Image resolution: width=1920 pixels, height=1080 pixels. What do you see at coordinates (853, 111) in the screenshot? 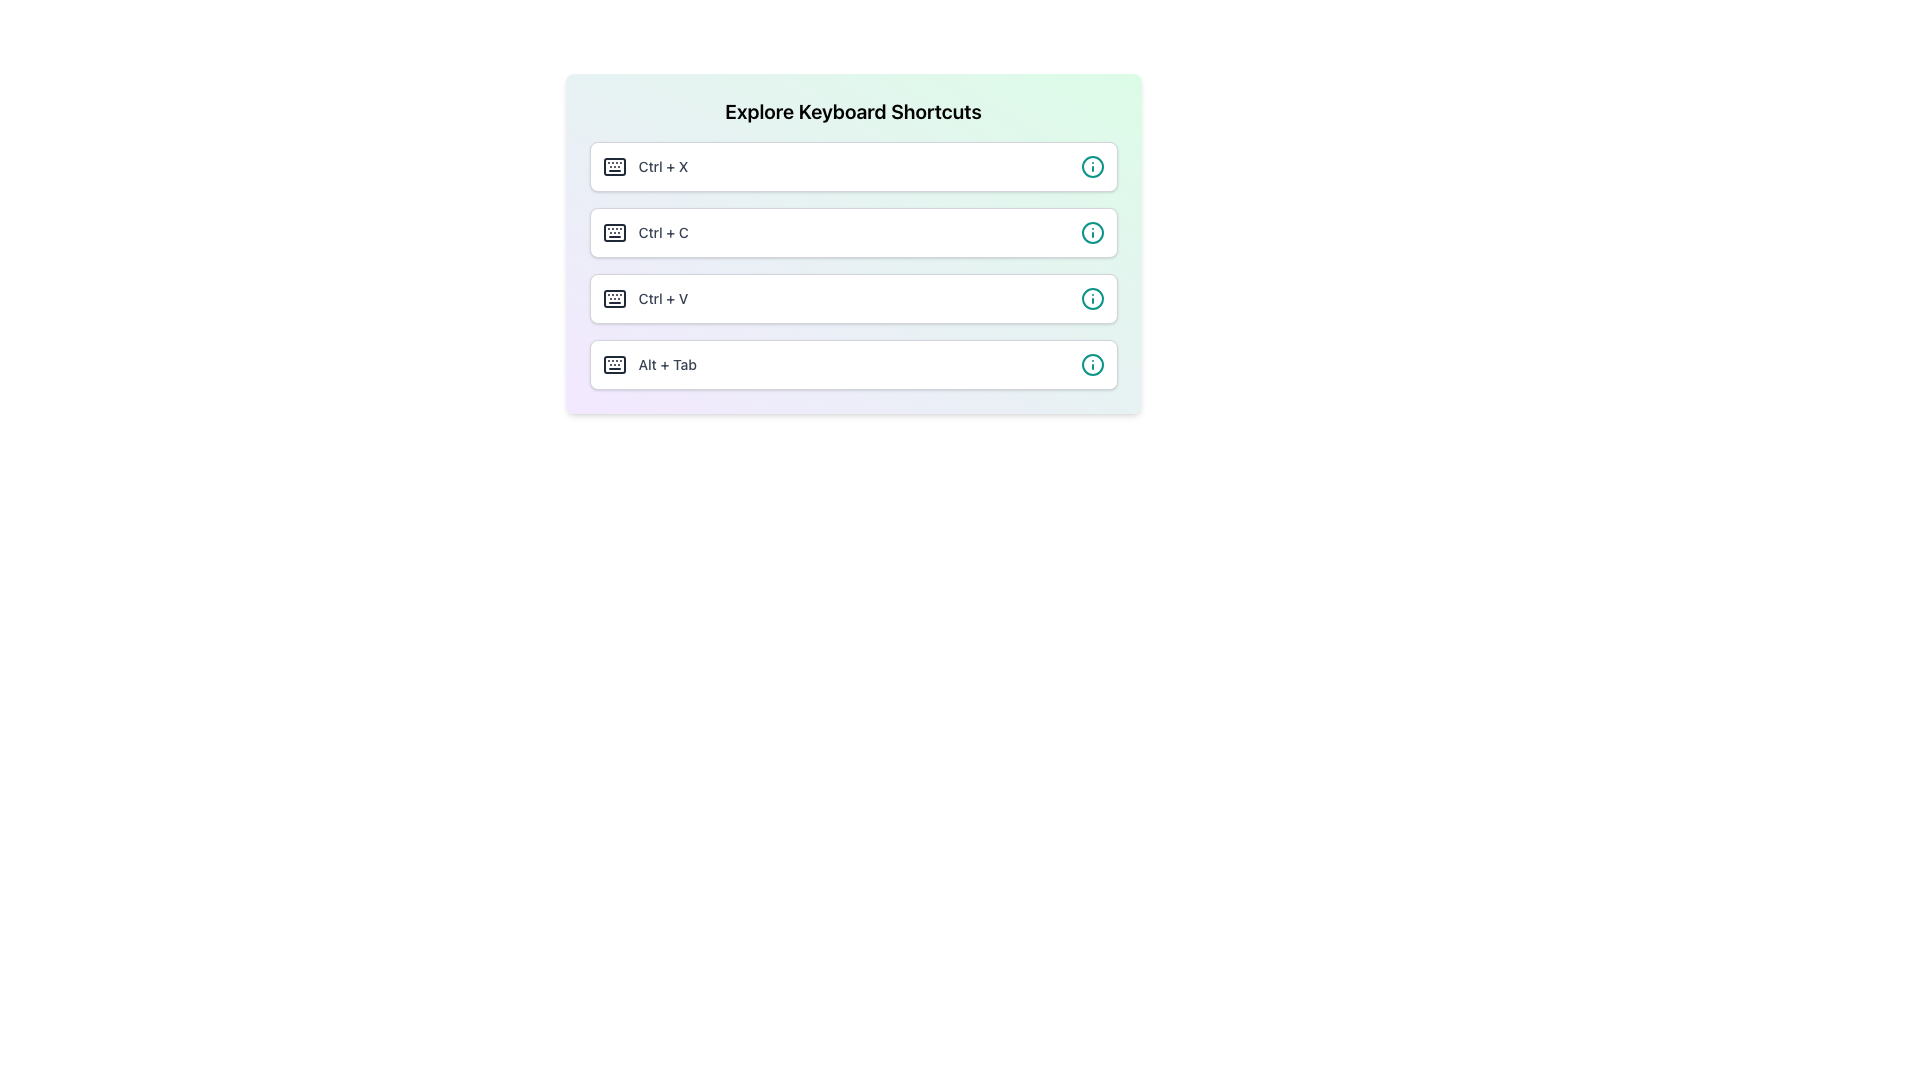
I see `text element displaying 'Explore Keyboard Shortcuts', which is a header styled in a larger font and bold weight, located at the top of the keyboard shortcuts panel` at bounding box center [853, 111].